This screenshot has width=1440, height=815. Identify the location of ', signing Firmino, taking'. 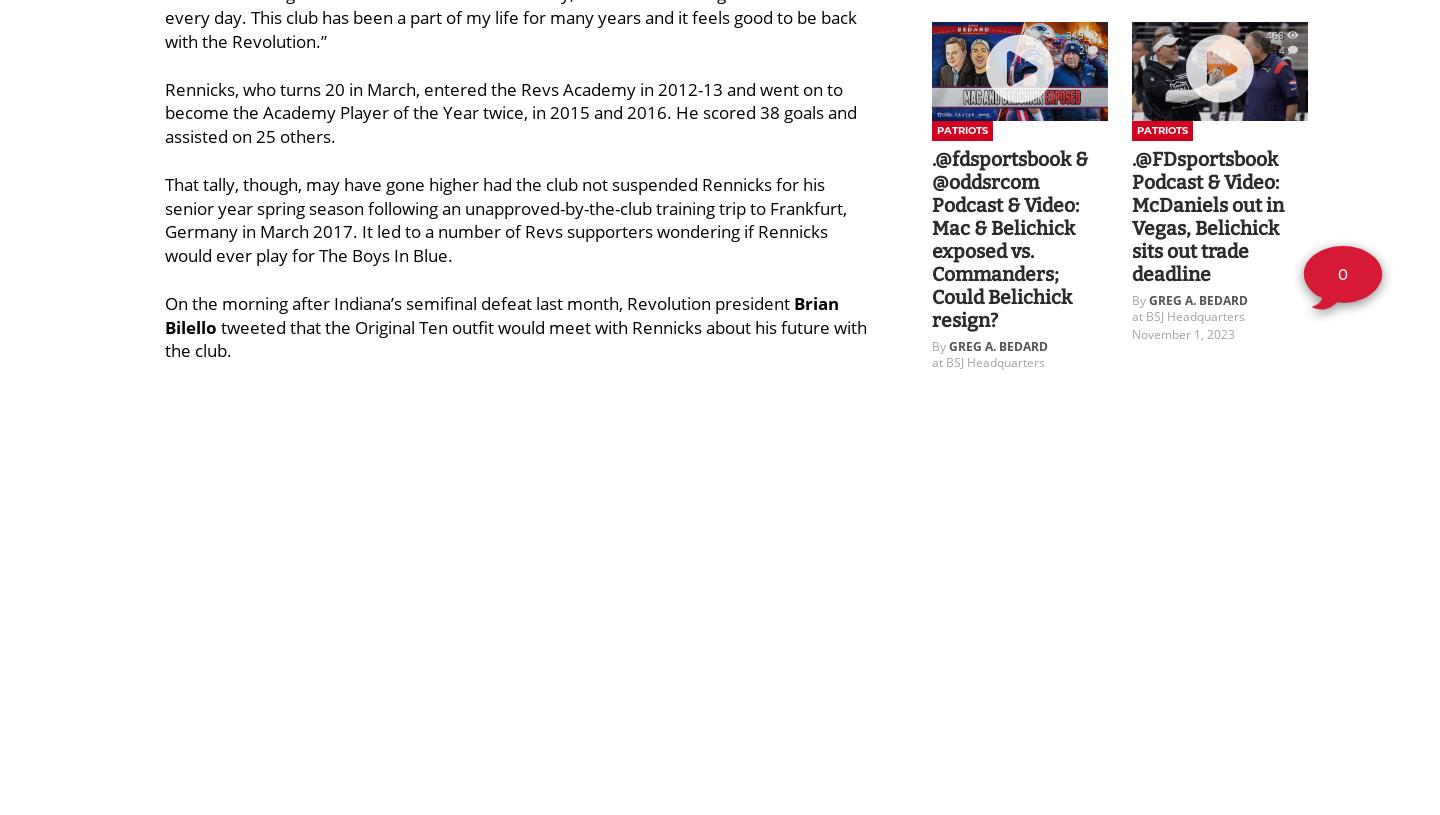
(620, 587).